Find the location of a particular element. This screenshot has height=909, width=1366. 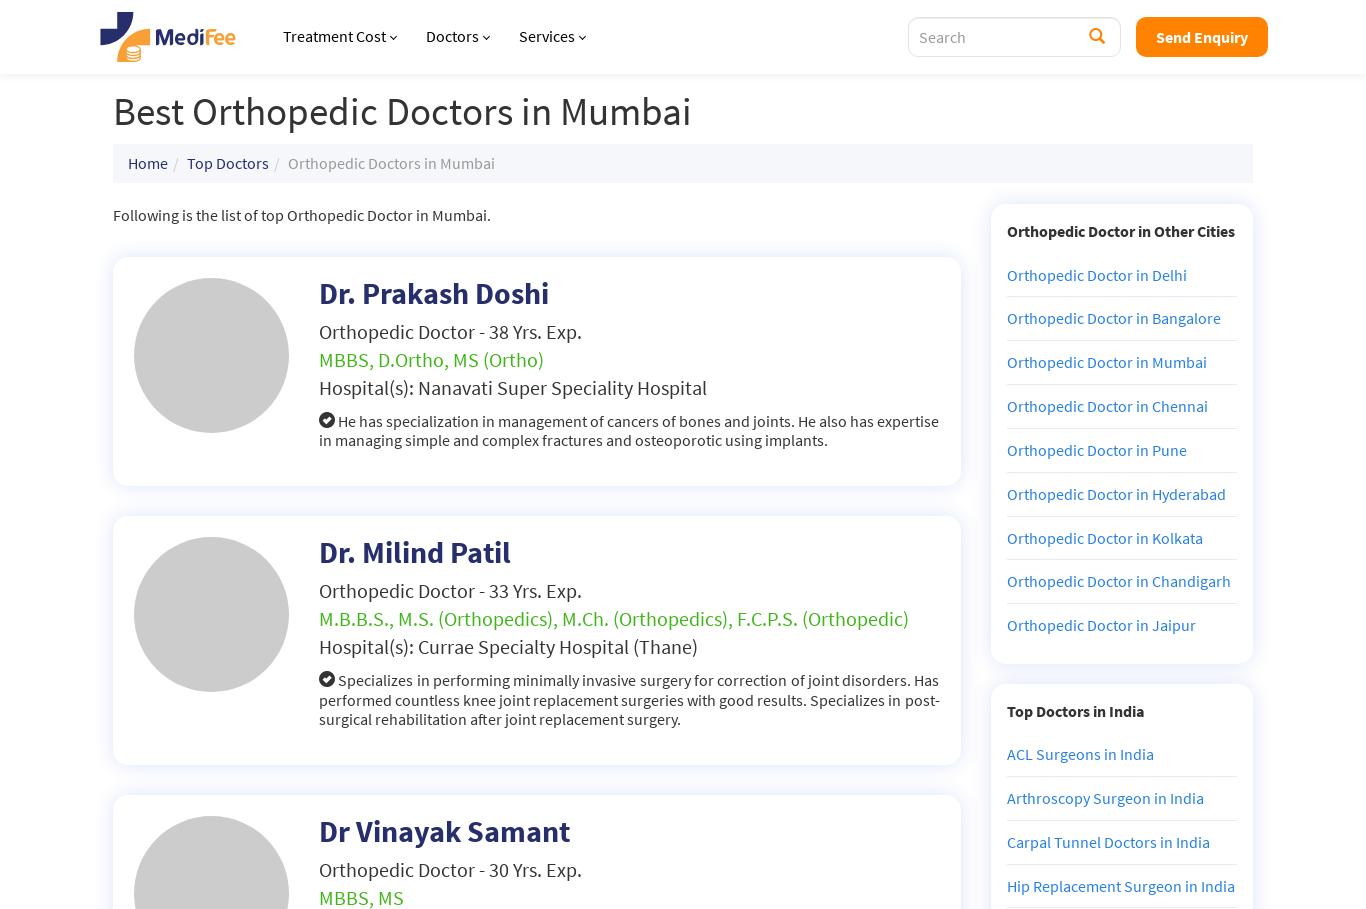

'Orthopedic Doctor in Mumbai' is located at coordinates (1105, 360).